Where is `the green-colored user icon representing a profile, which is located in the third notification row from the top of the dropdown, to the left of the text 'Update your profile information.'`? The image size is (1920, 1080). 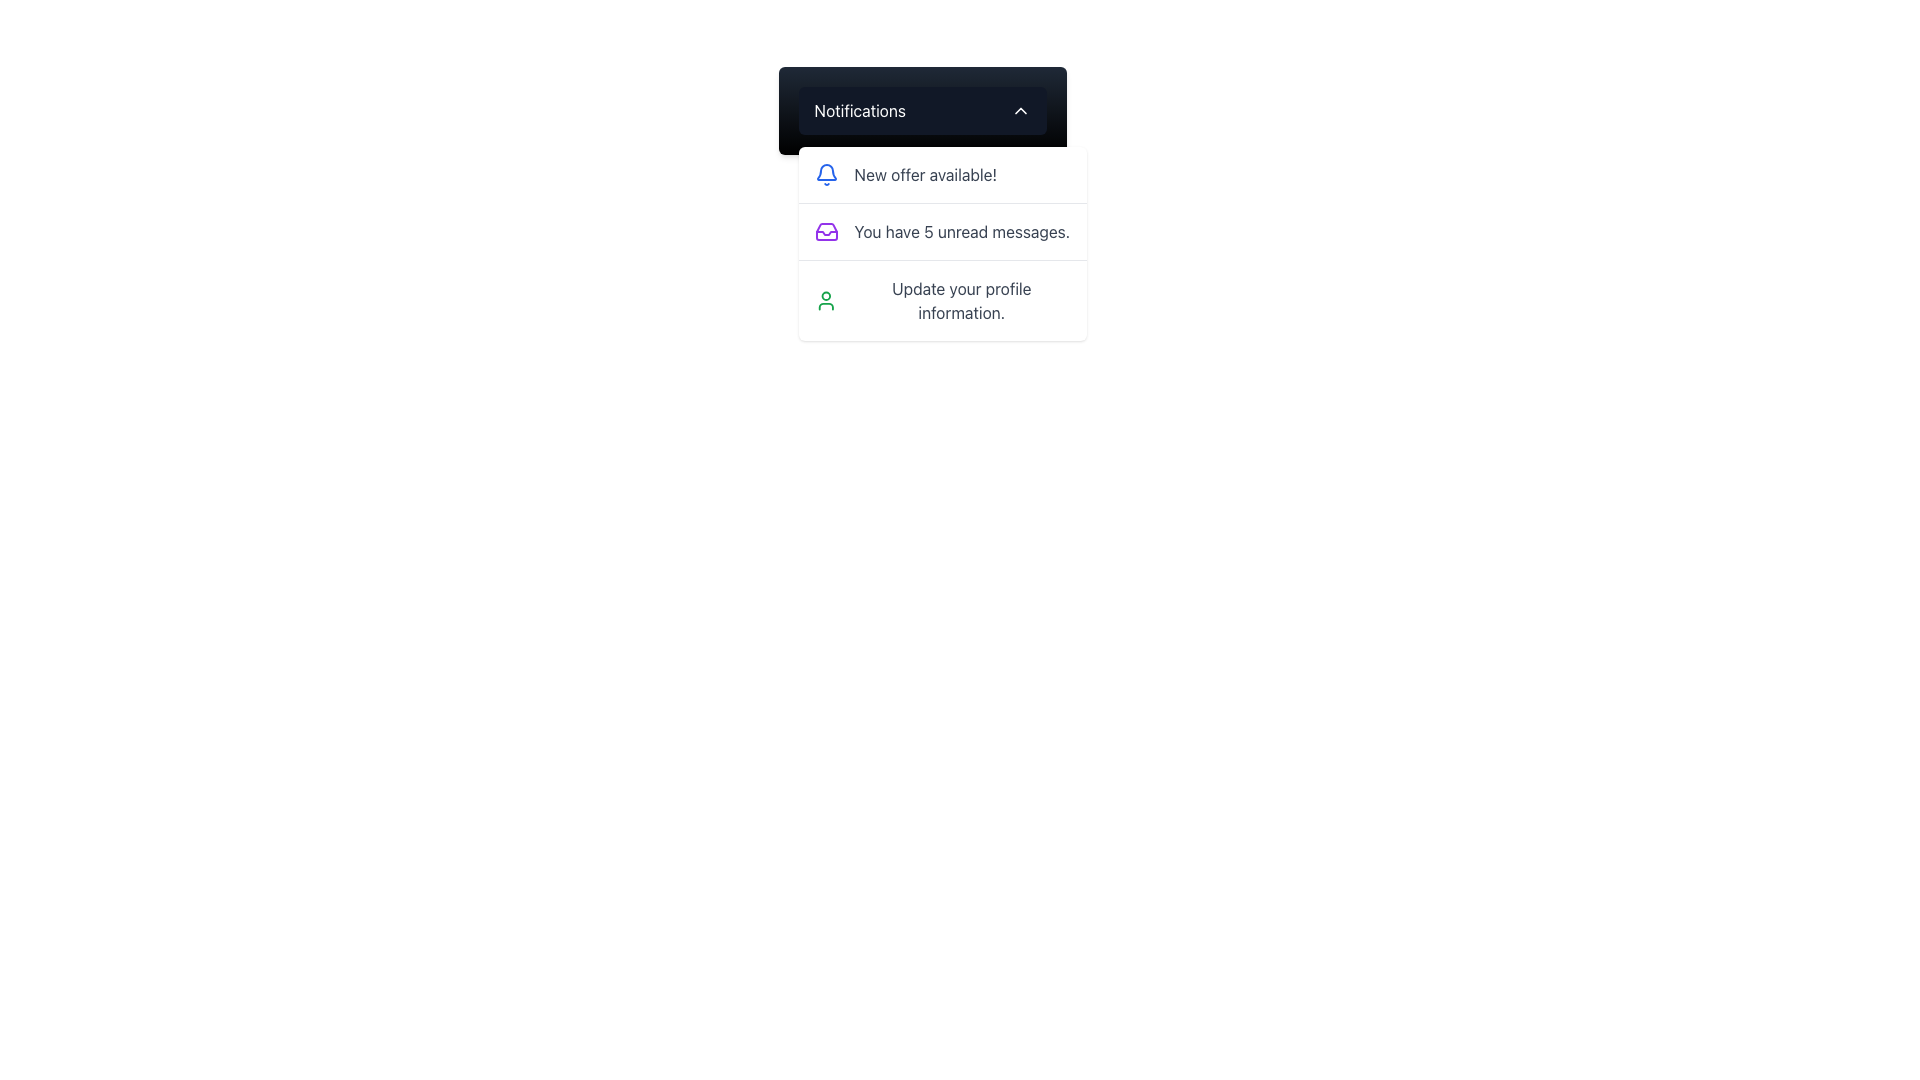 the green-colored user icon representing a profile, which is located in the third notification row from the top of the dropdown, to the left of the text 'Update your profile information.' is located at coordinates (825, 300).